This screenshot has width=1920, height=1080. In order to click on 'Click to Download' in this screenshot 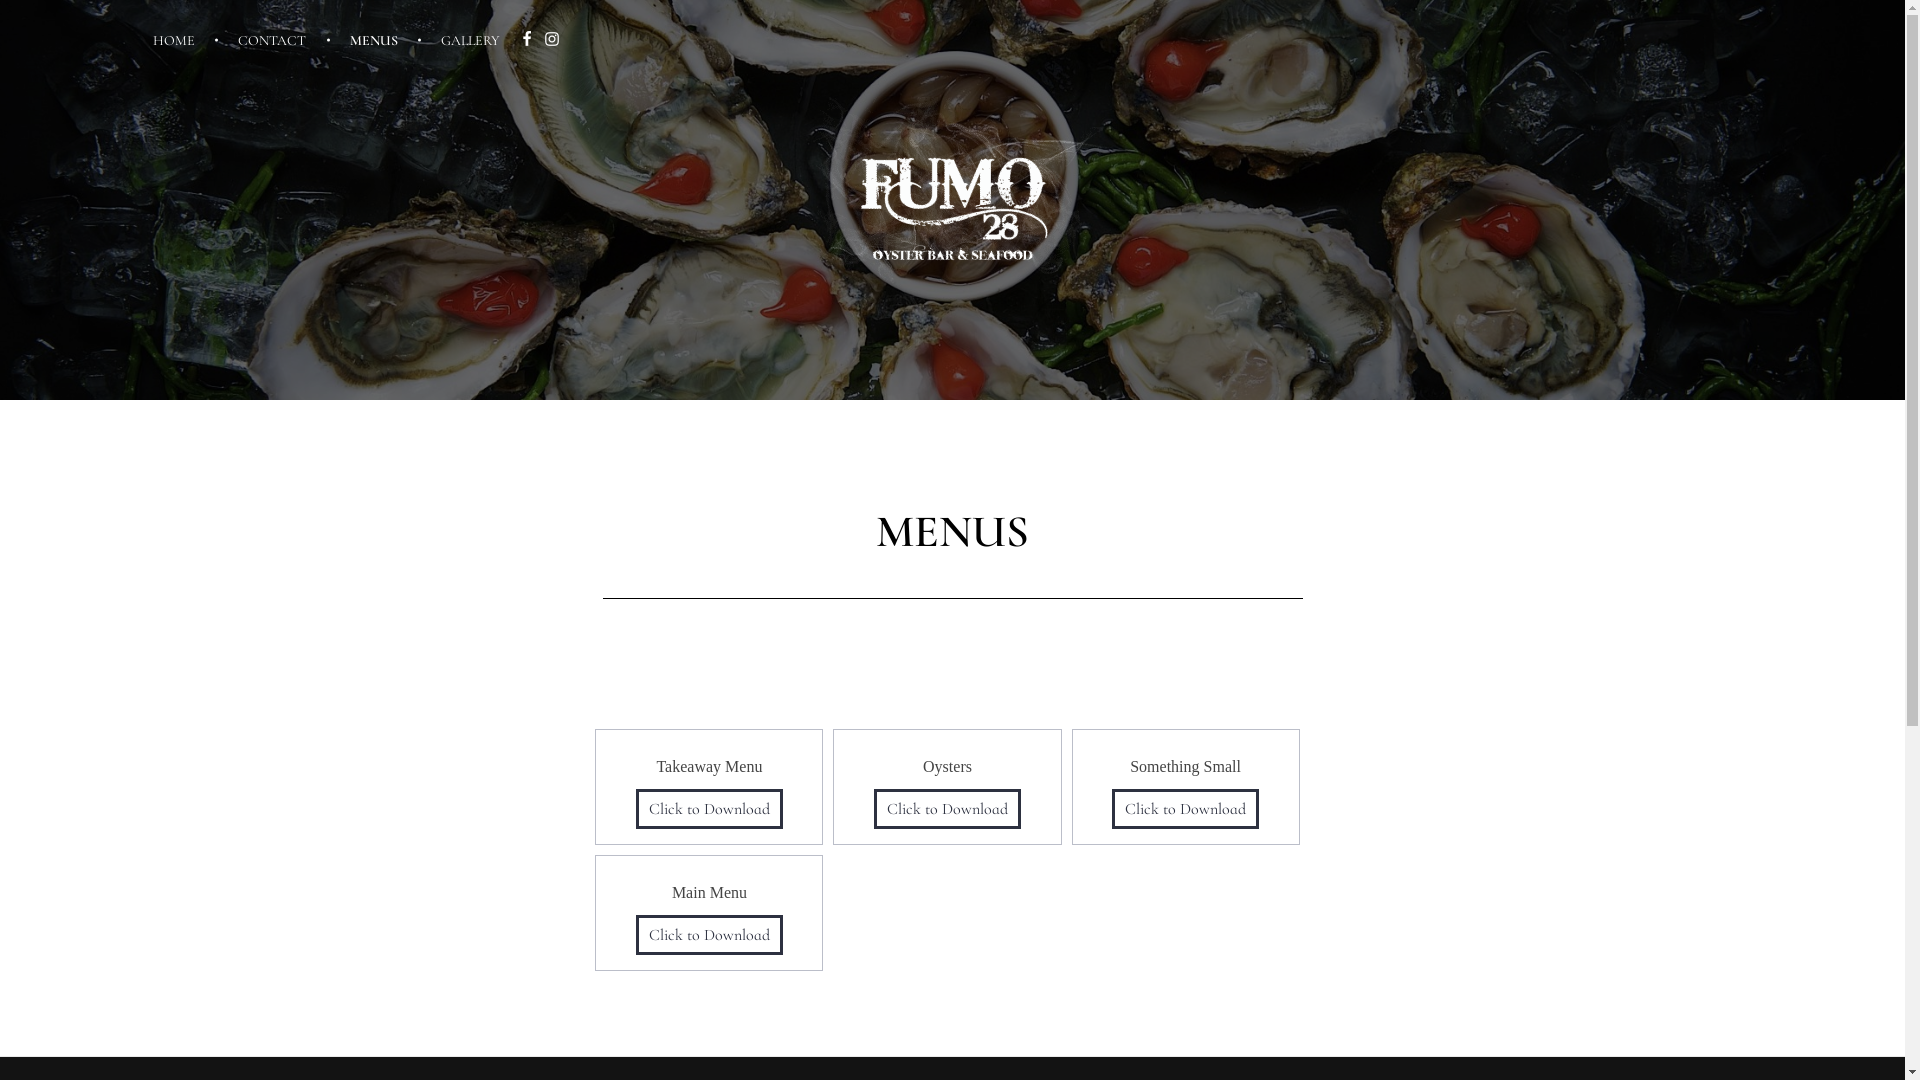, I will do `click(946, 808)`.